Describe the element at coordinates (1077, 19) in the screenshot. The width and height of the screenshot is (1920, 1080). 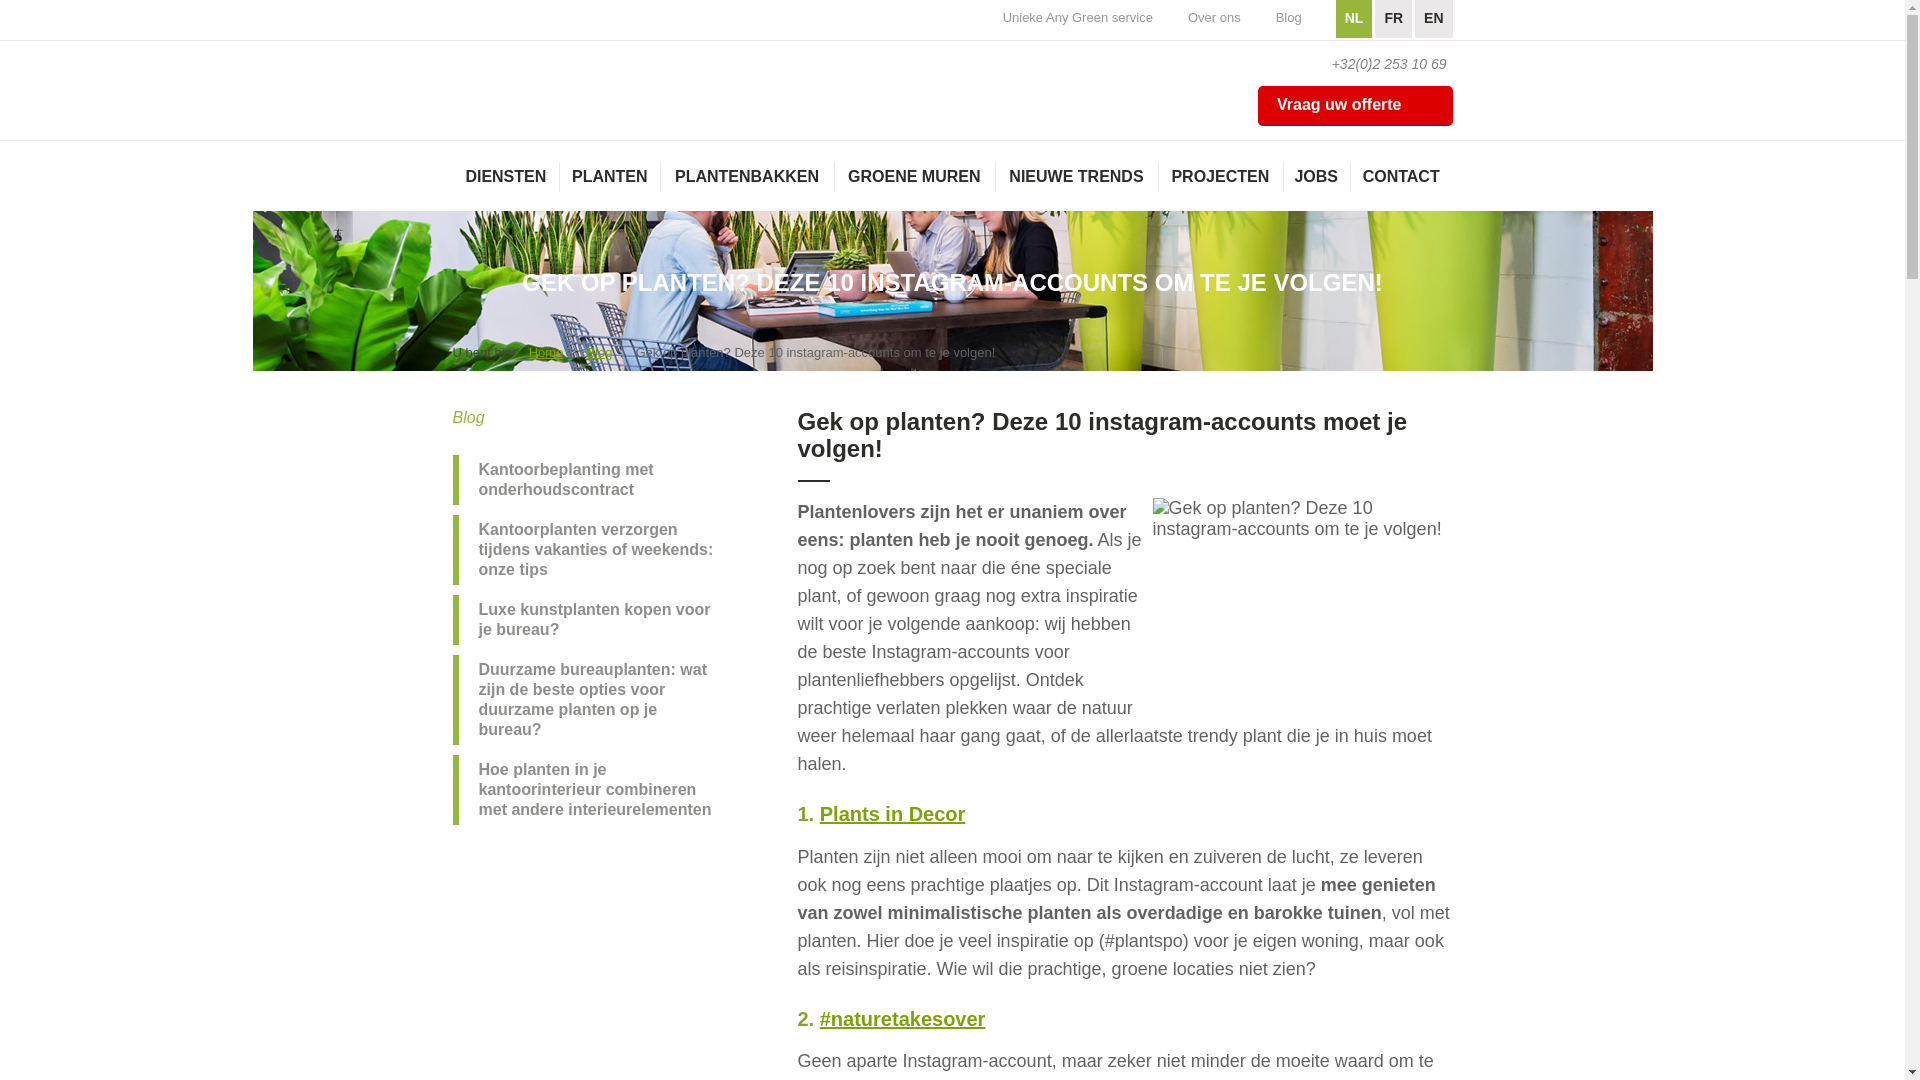
I see `'Unieke Any Green service'` at that location.